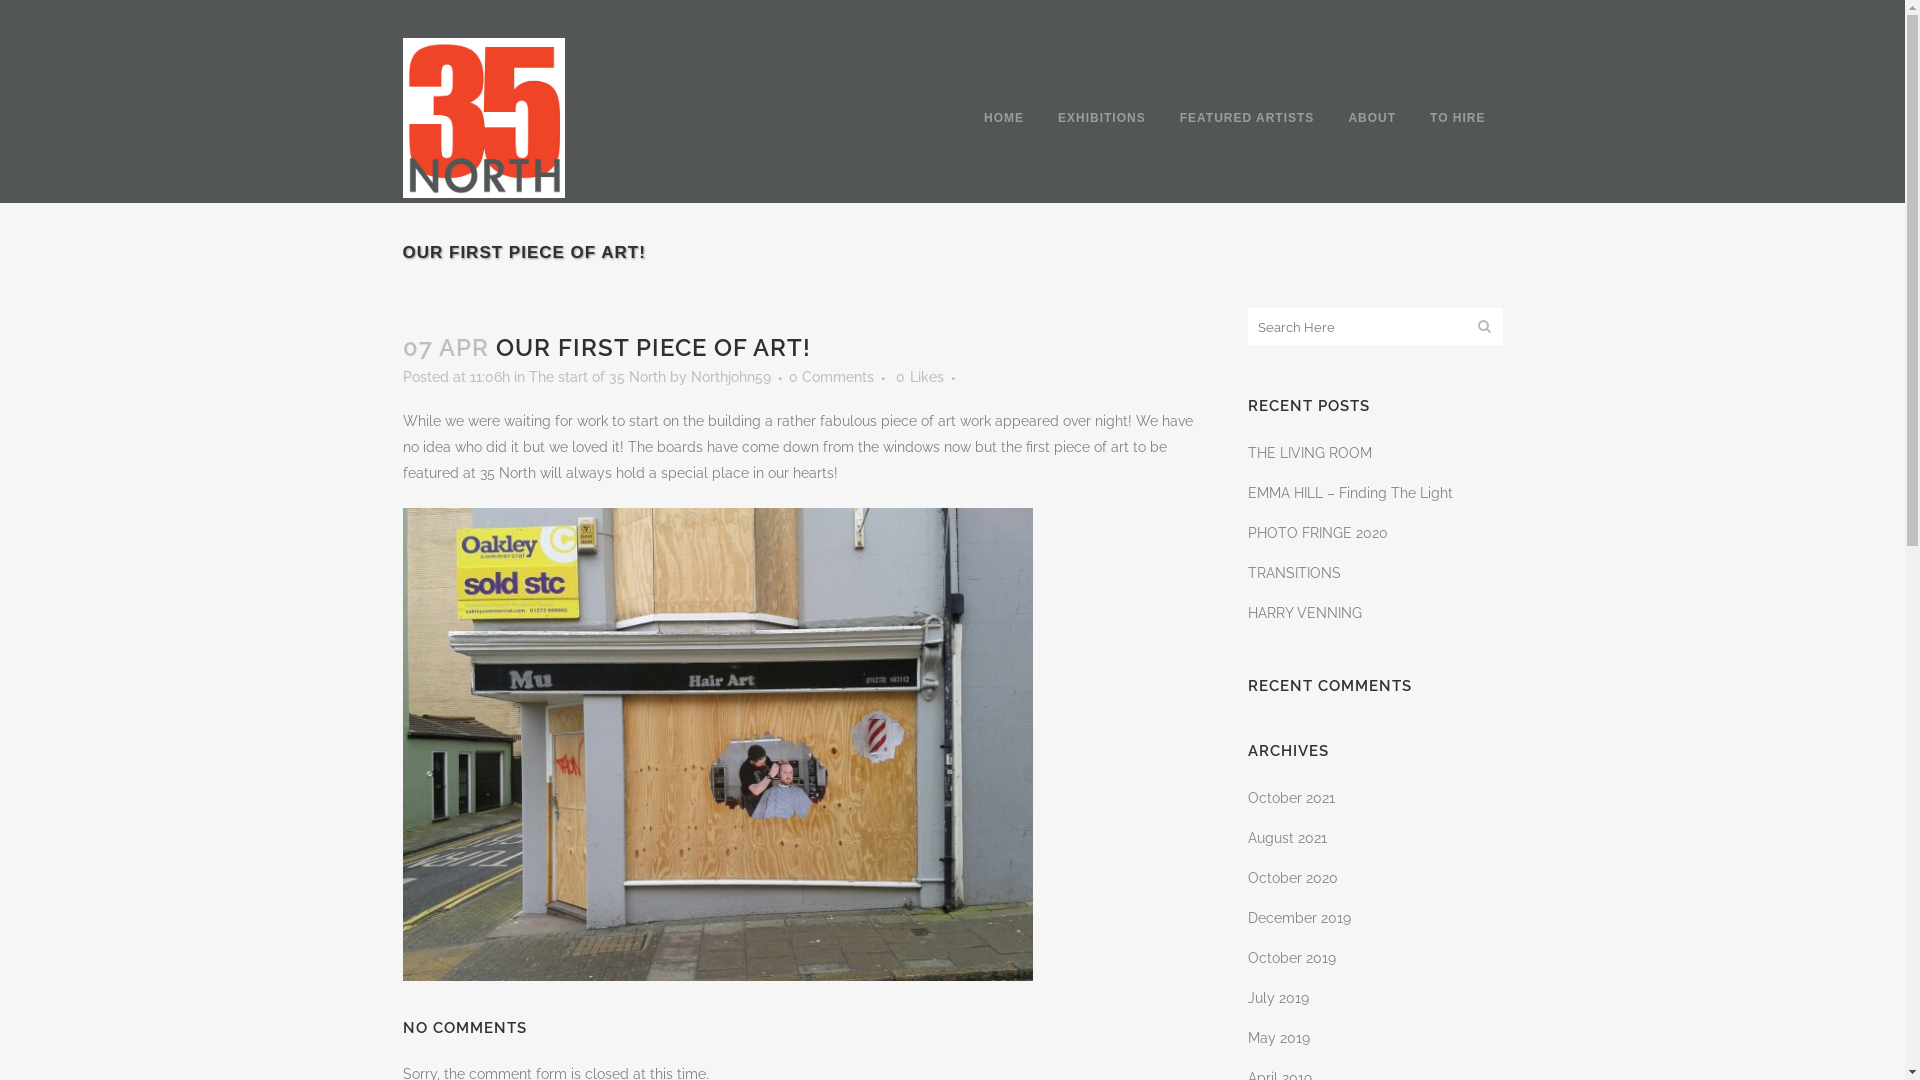 This screenshot has width=1920, height=1080. Describe the element at coordinates (1299, 918) in the screenshot. I see `'December 2019'` at that location.